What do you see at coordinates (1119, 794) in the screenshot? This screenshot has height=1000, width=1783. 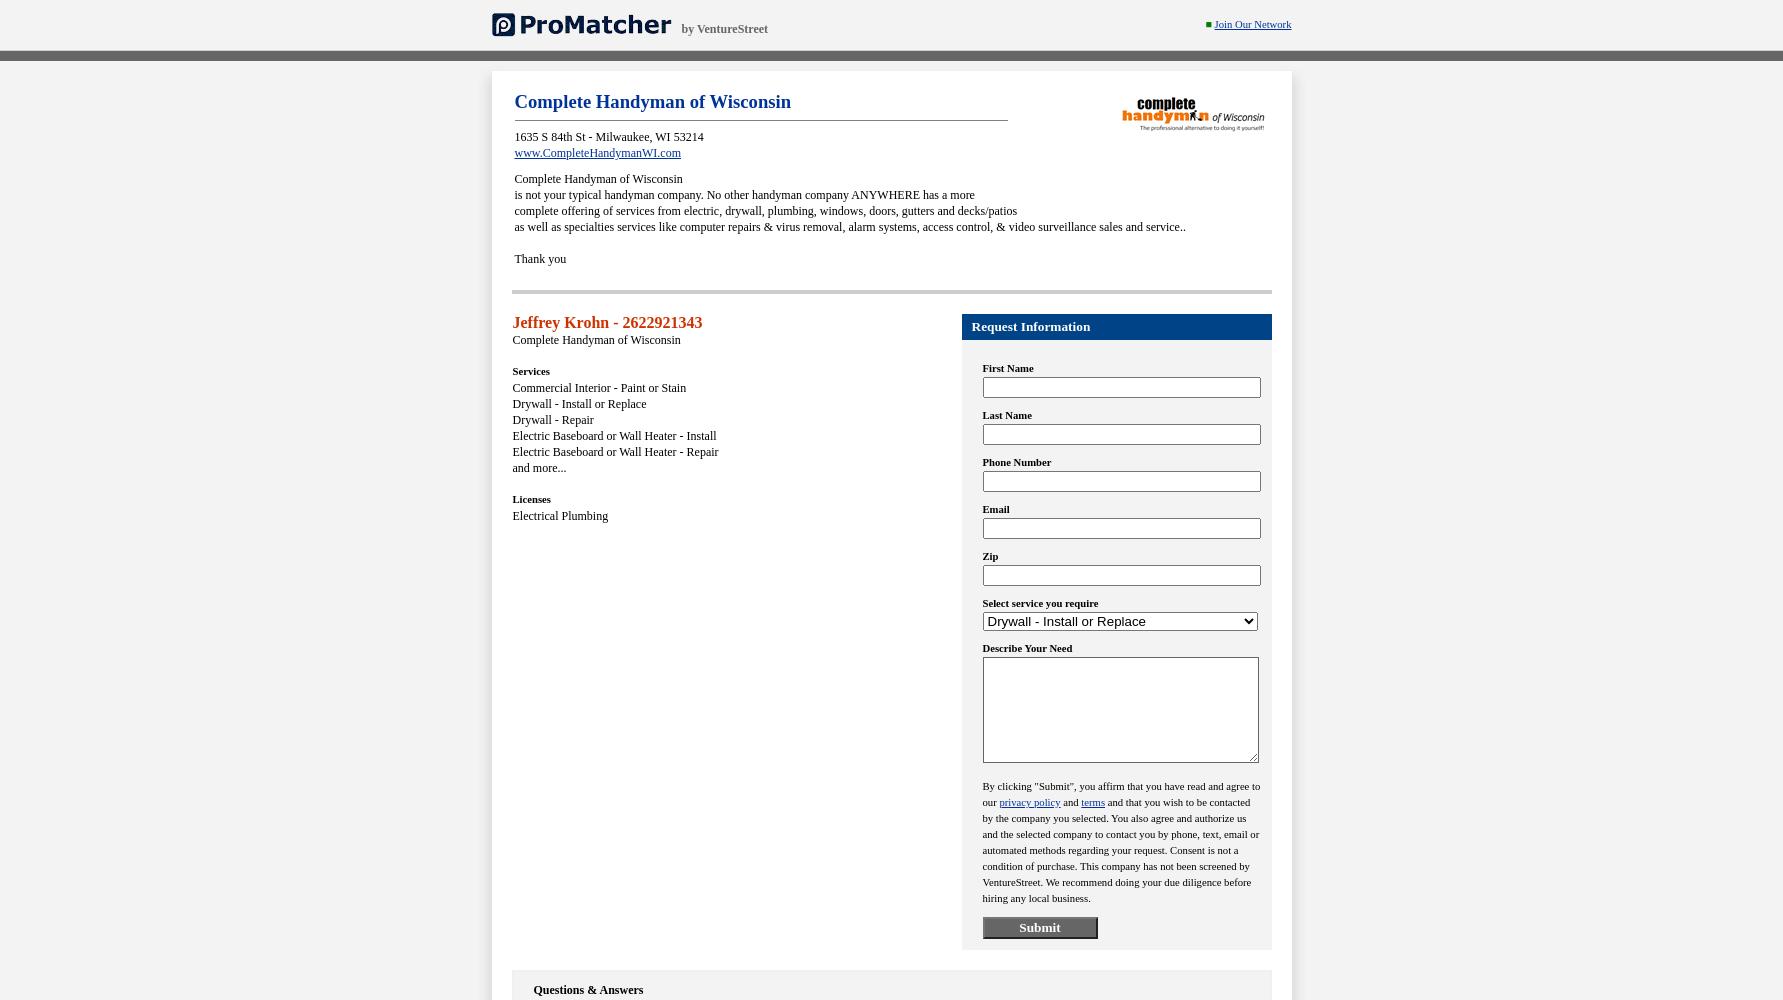 I see `'By clicking "Submit", you affirm that you have read and agree to our'` at bounding box center [1119, 794].